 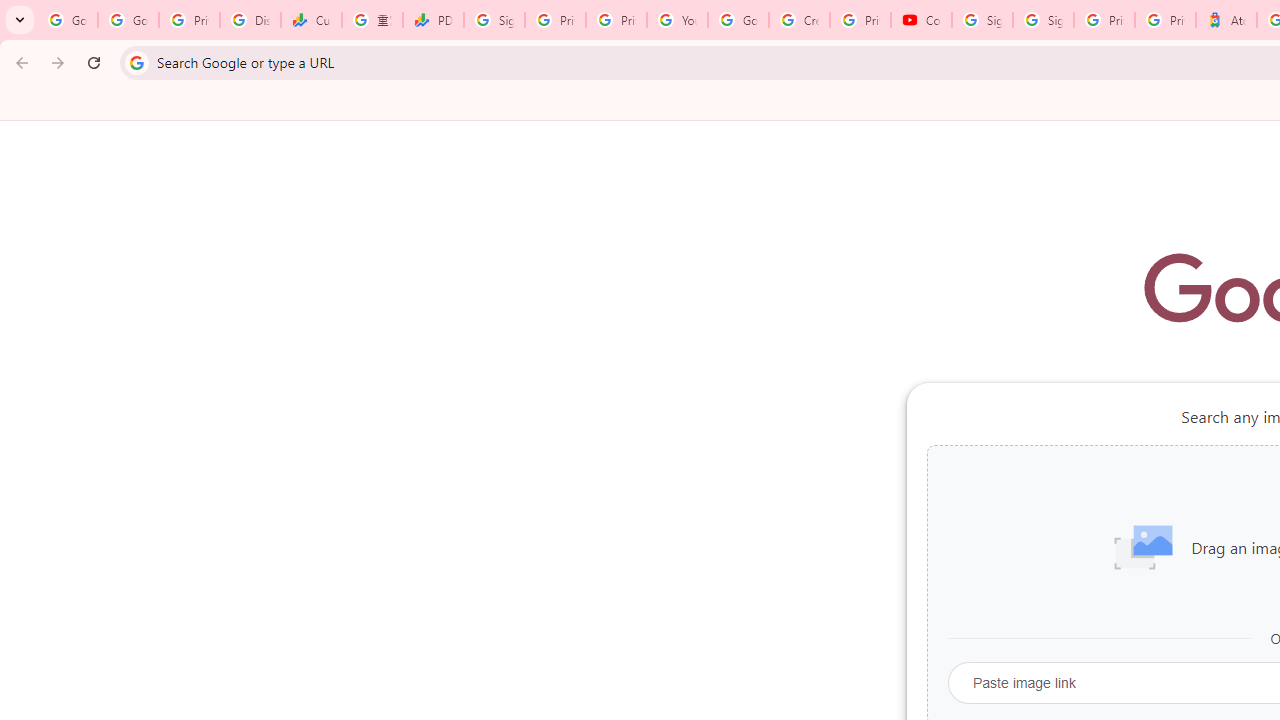 What do you see at coordinates (677, 20) in the screenshot?
I see `'YouTube'` at bounding box center [677, 20].